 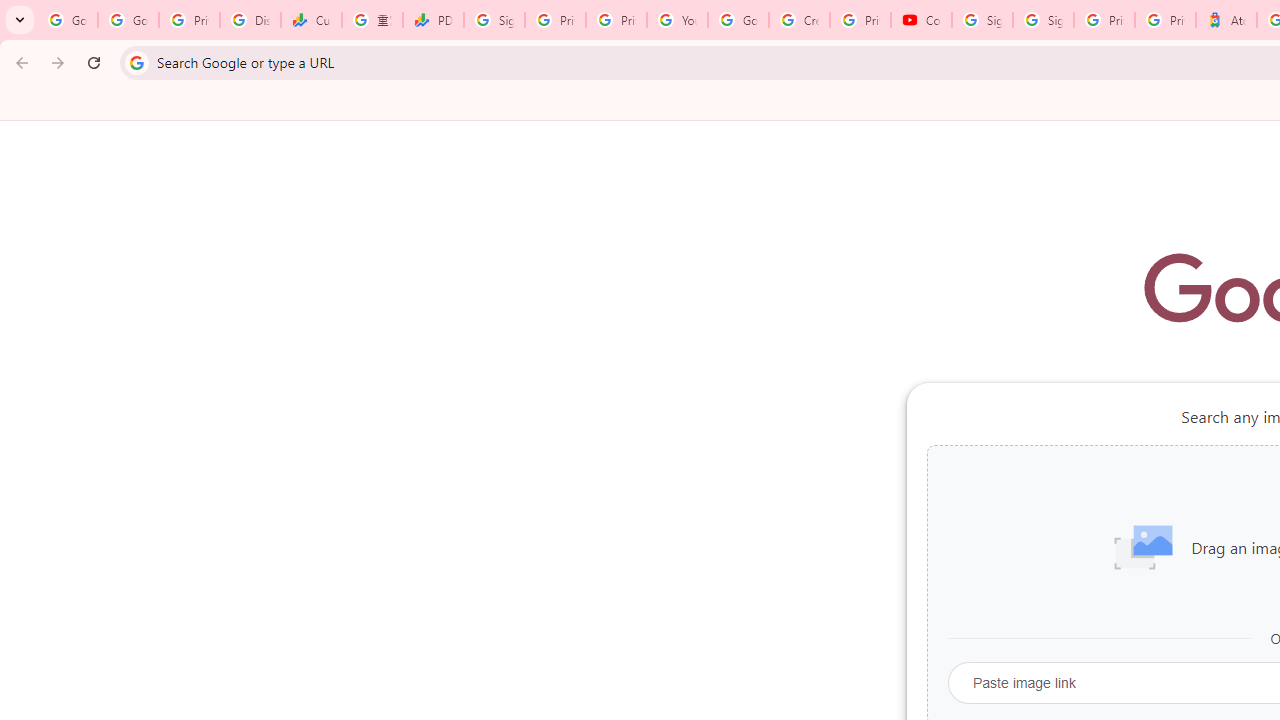 What do you see at coordinates (677, 20) in the screenshot?
I see `'YouTube'` at bounding box center [677, 20].